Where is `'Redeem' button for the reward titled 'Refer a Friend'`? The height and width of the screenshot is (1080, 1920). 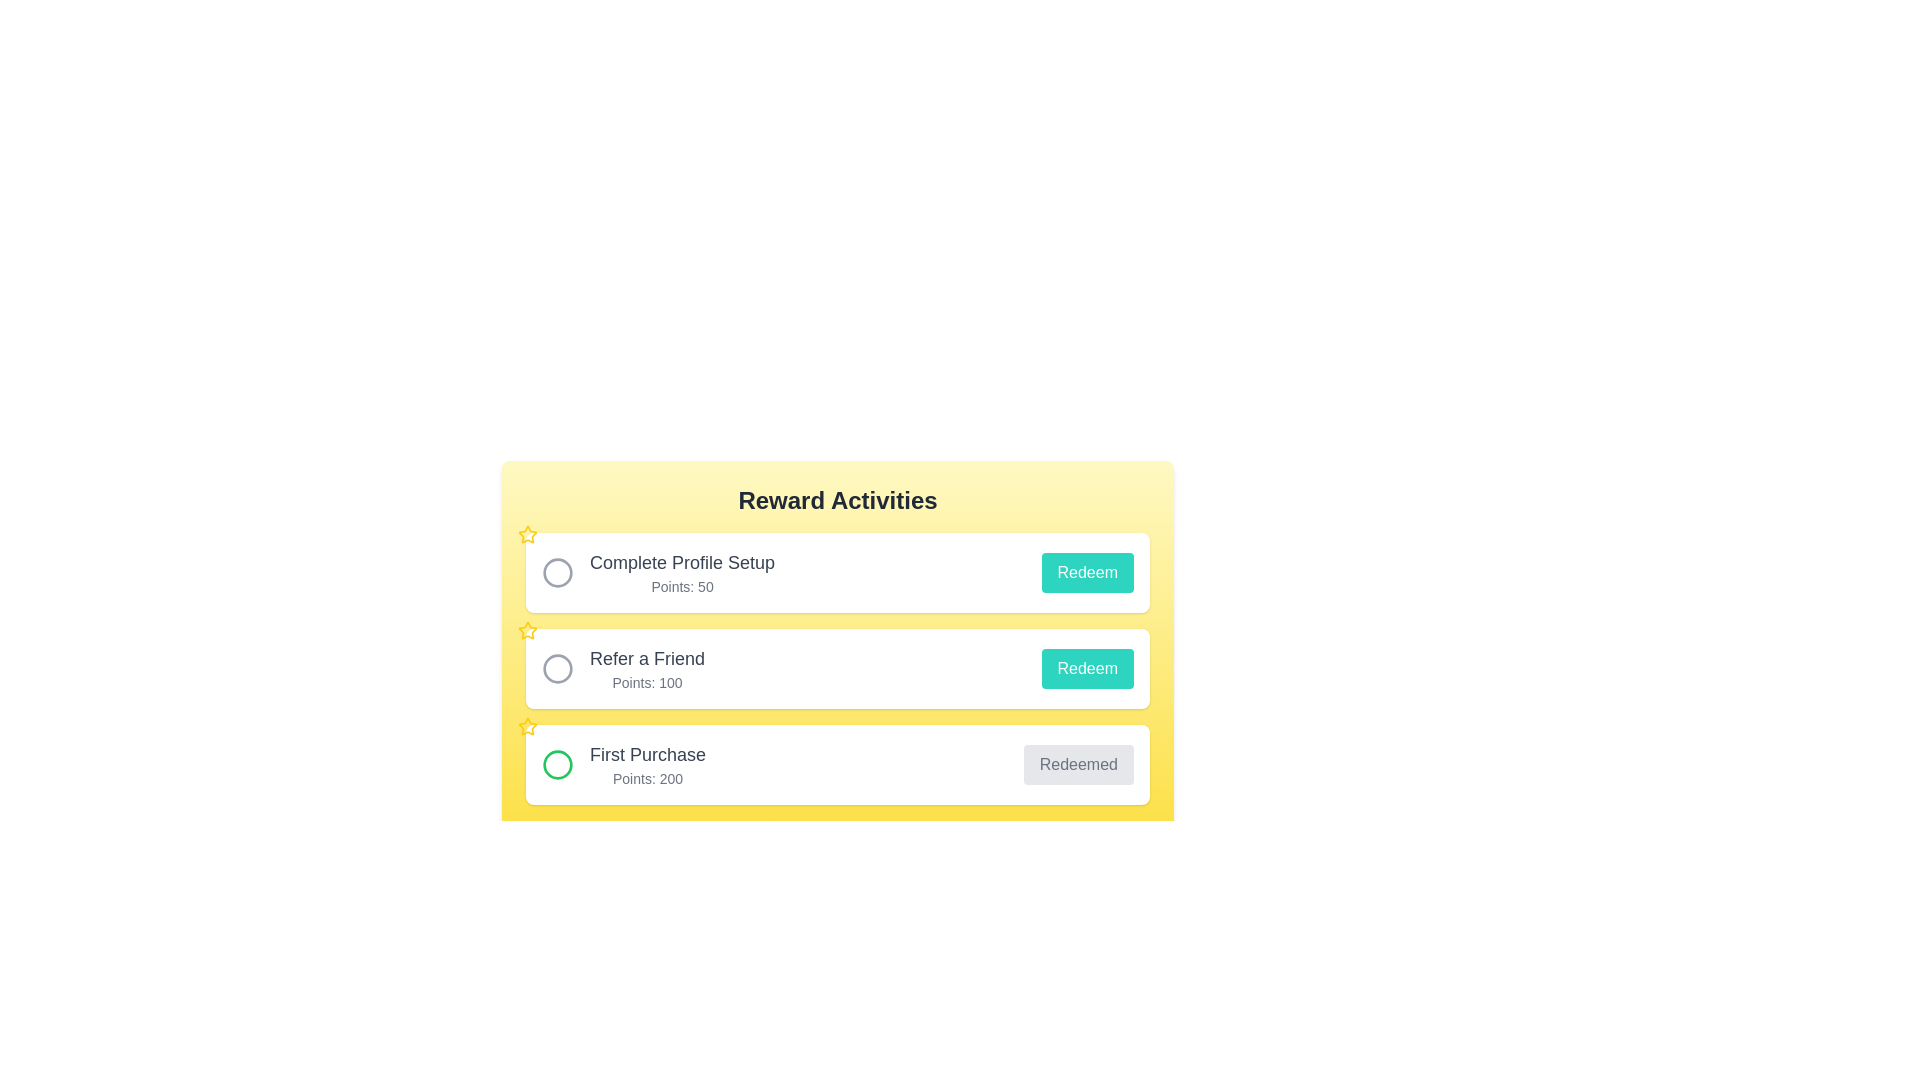 'Redeem' button for the reward titled 'Refer a Friend' is located at coordinates (1086, 668).